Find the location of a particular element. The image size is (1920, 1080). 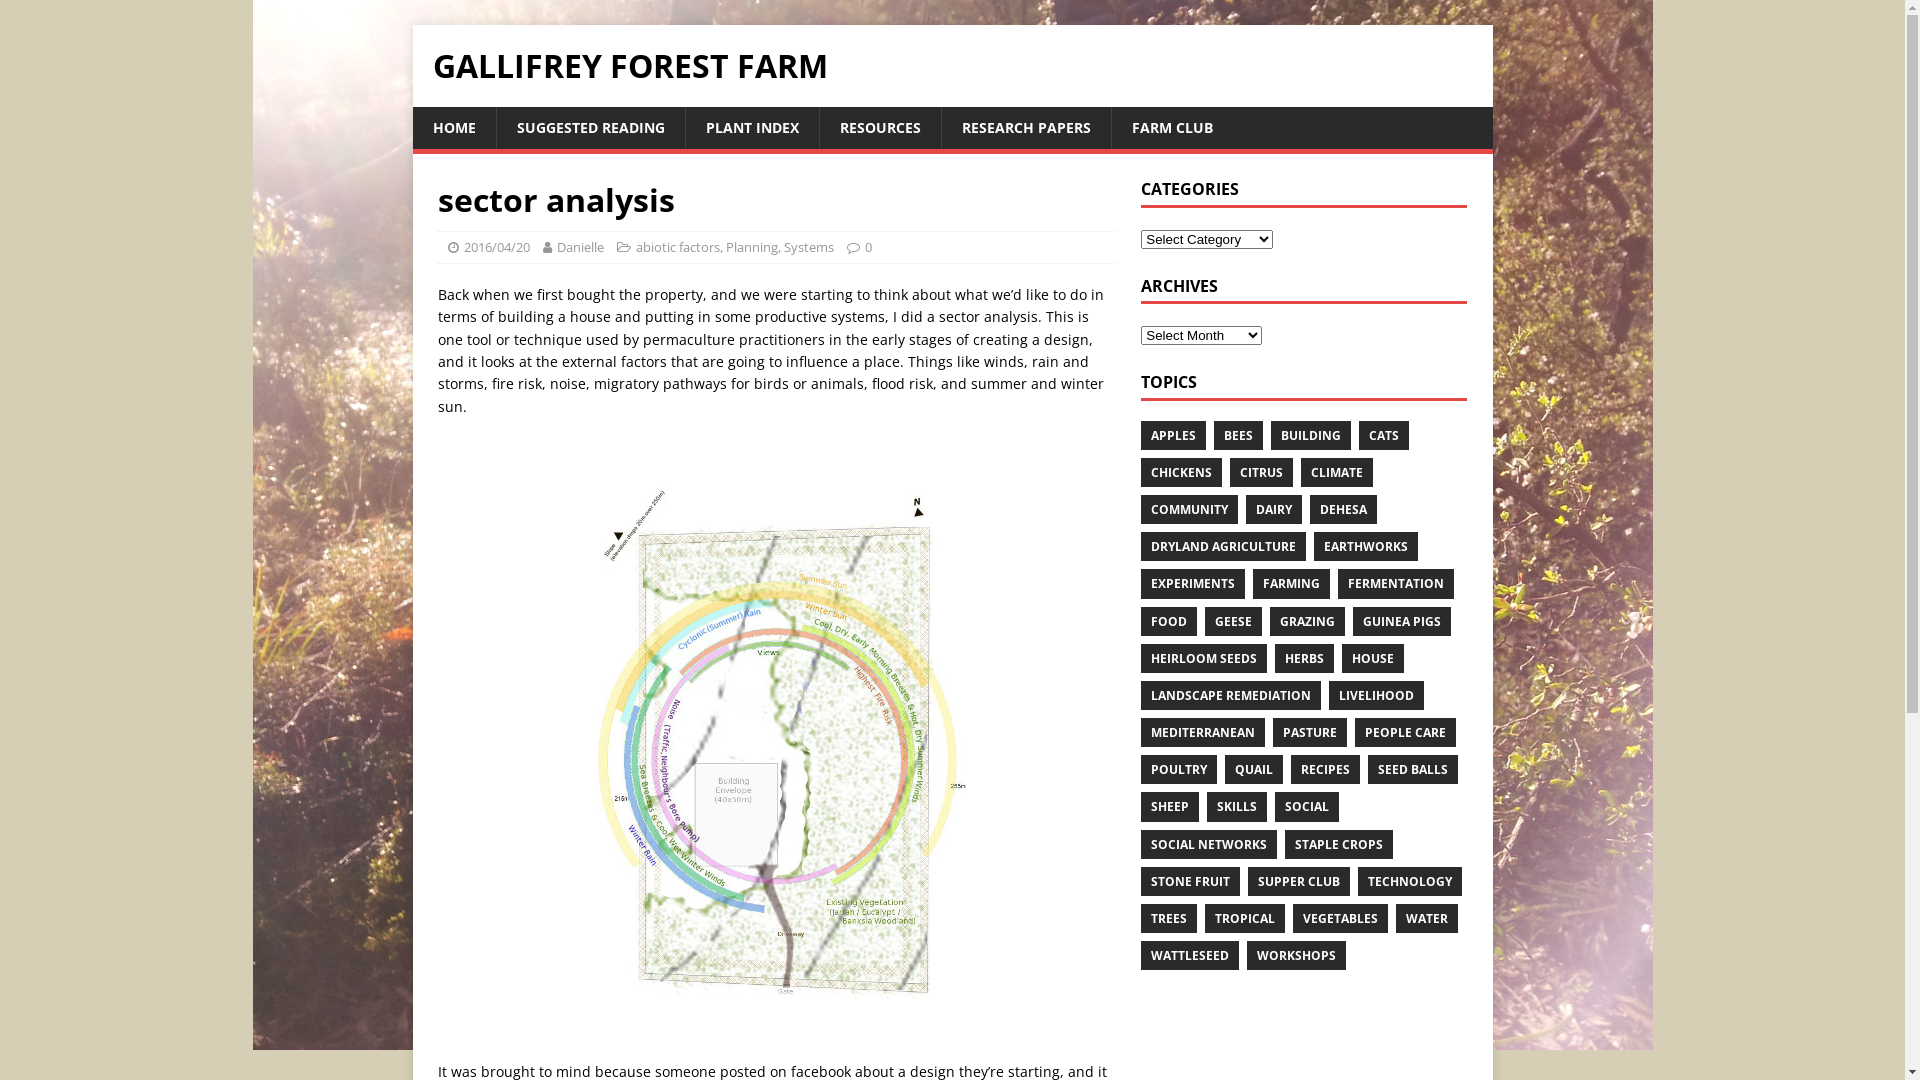

'2016/04/20' is located at coordinates (497, 245).